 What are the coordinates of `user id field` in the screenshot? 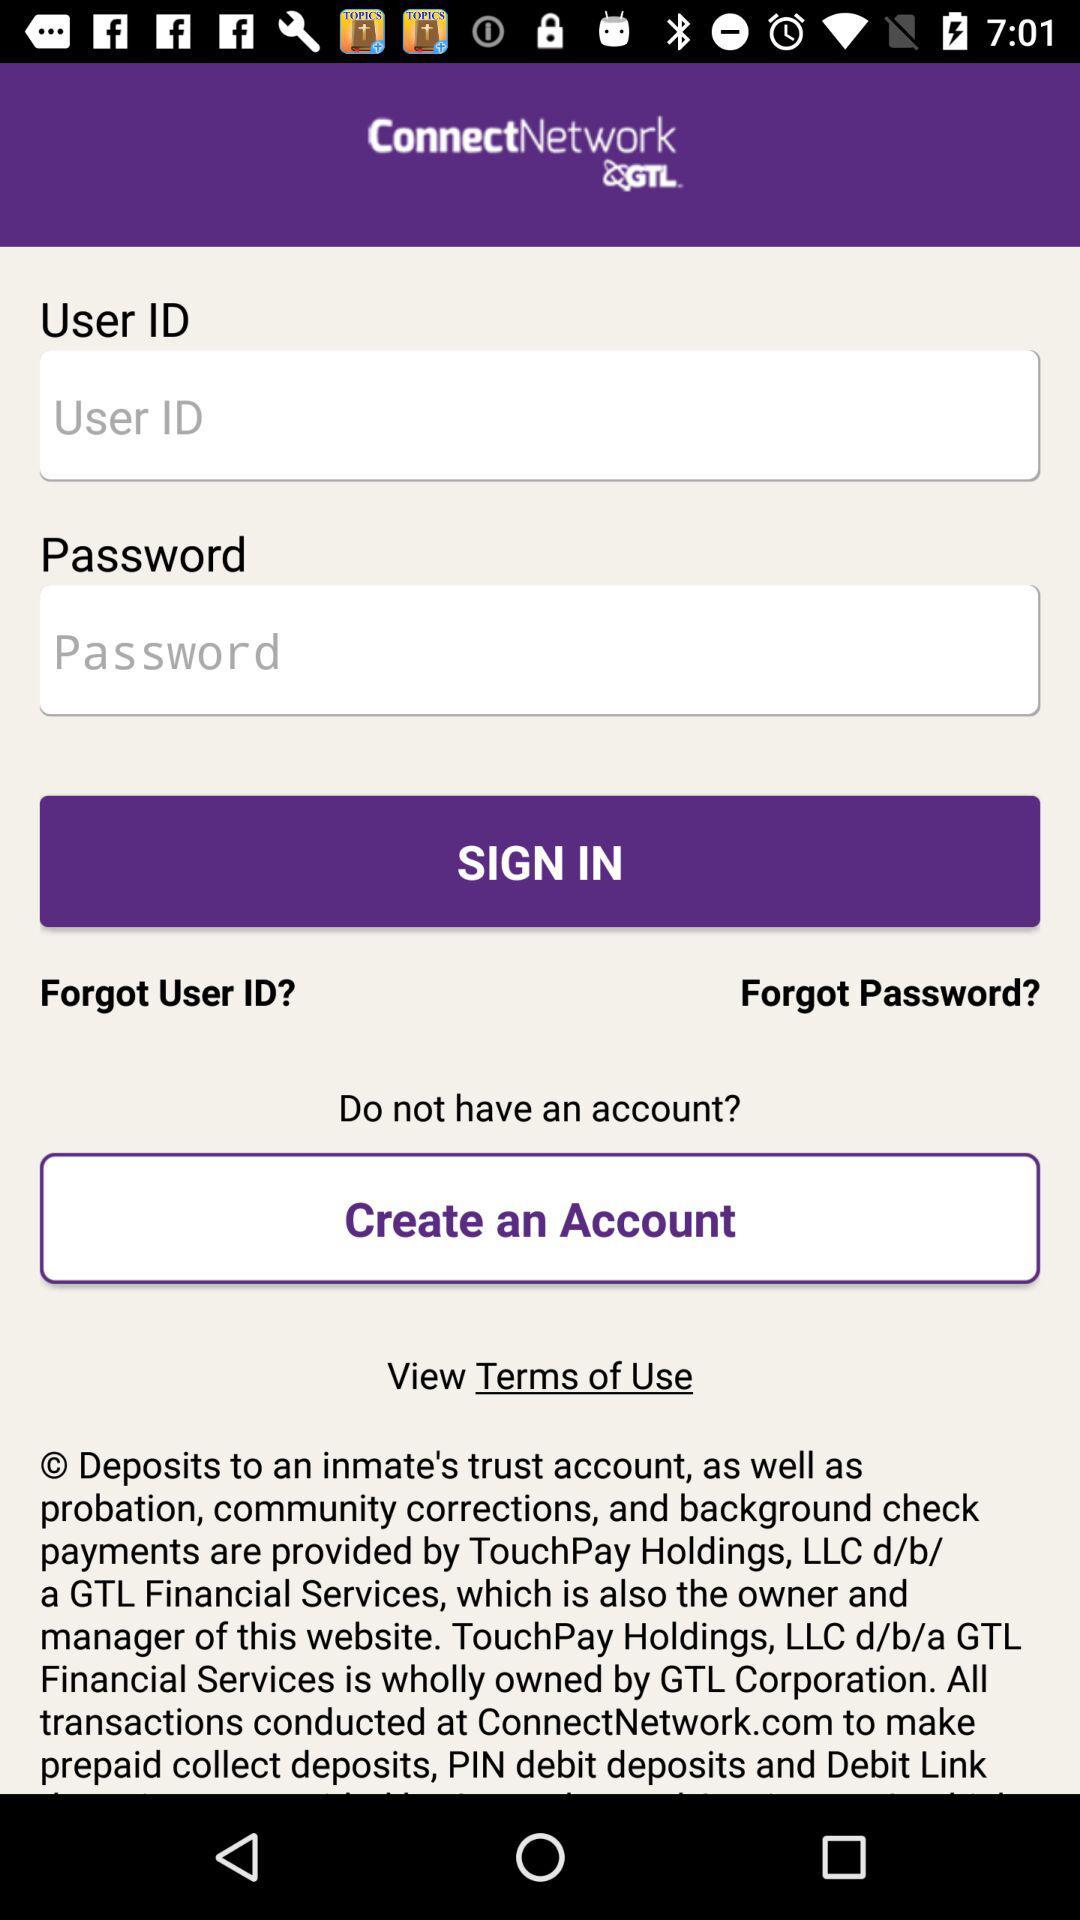 It's located at (540, 414).